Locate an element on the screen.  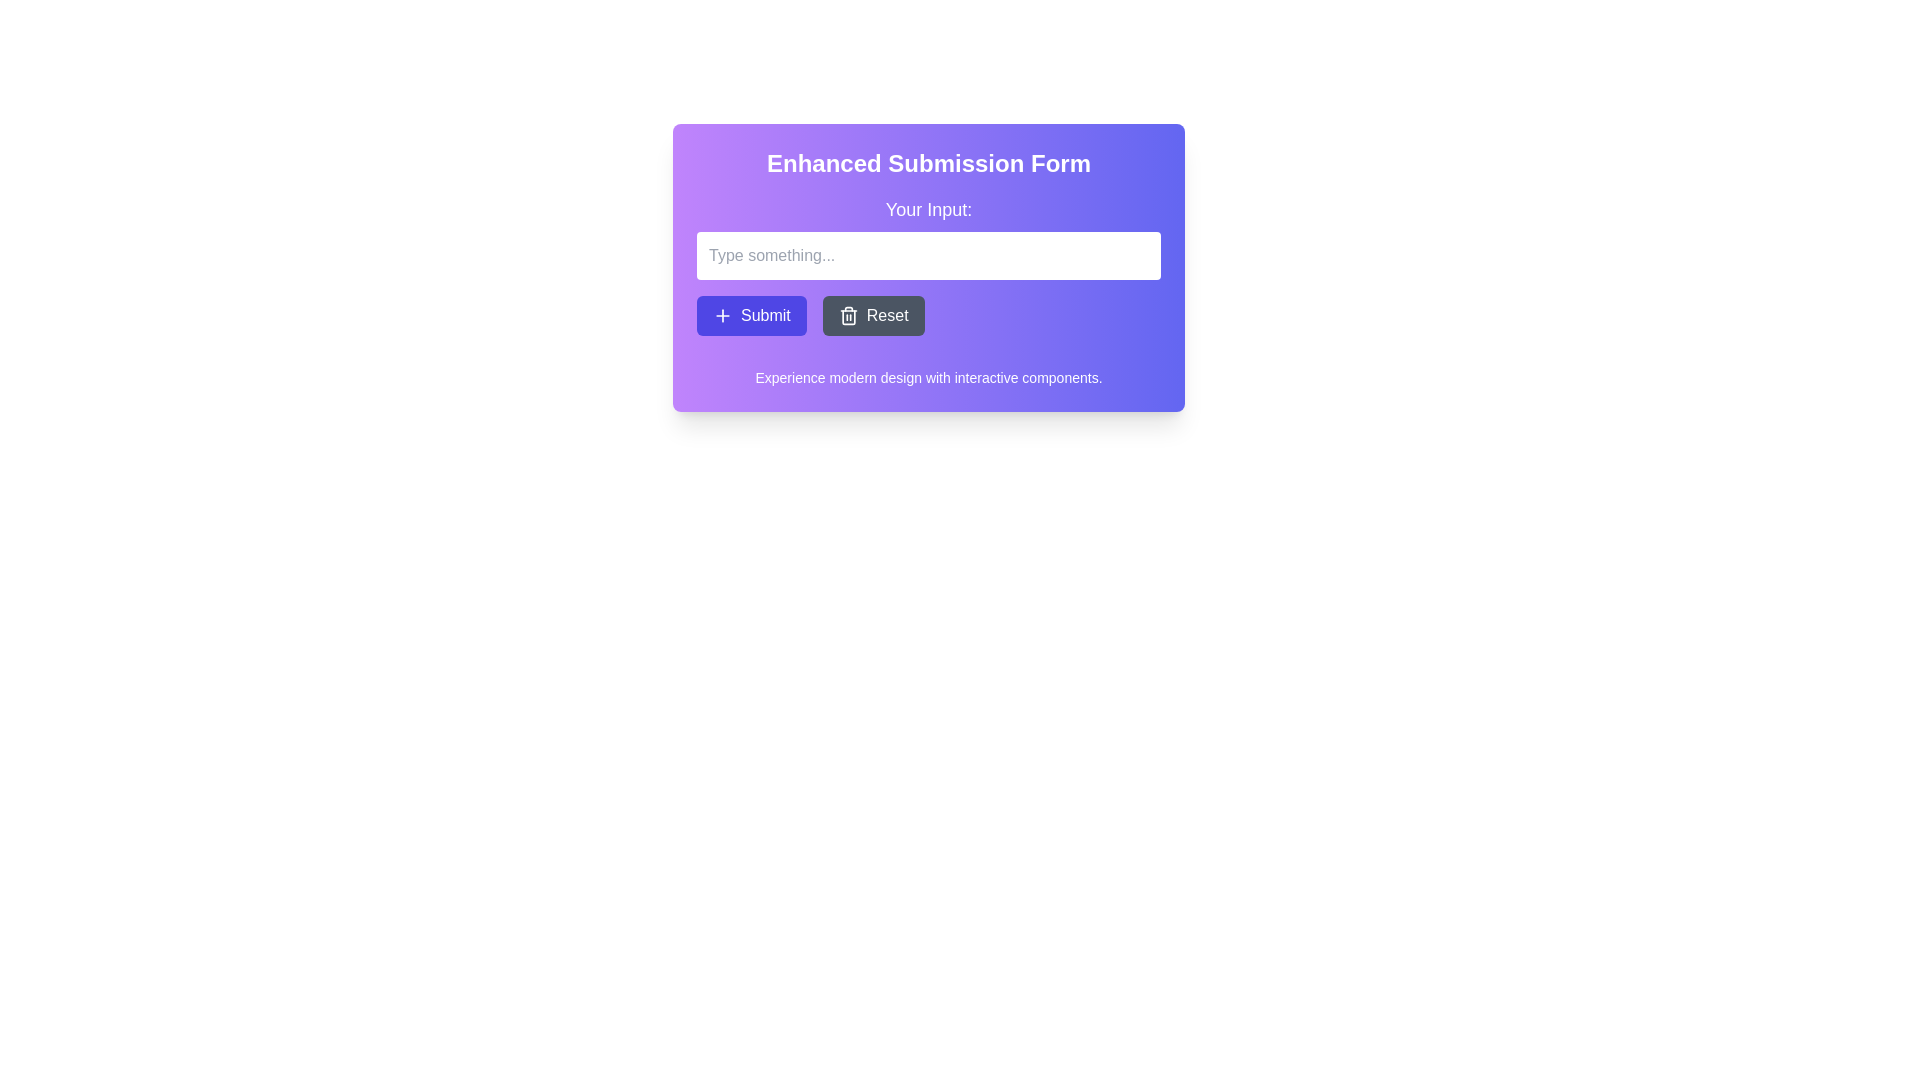
the static text element located at the bottom-center of the gradient card panel, which emphasizes the modern design and interactive capabilities of the interface is located at coordinates (928, 378).